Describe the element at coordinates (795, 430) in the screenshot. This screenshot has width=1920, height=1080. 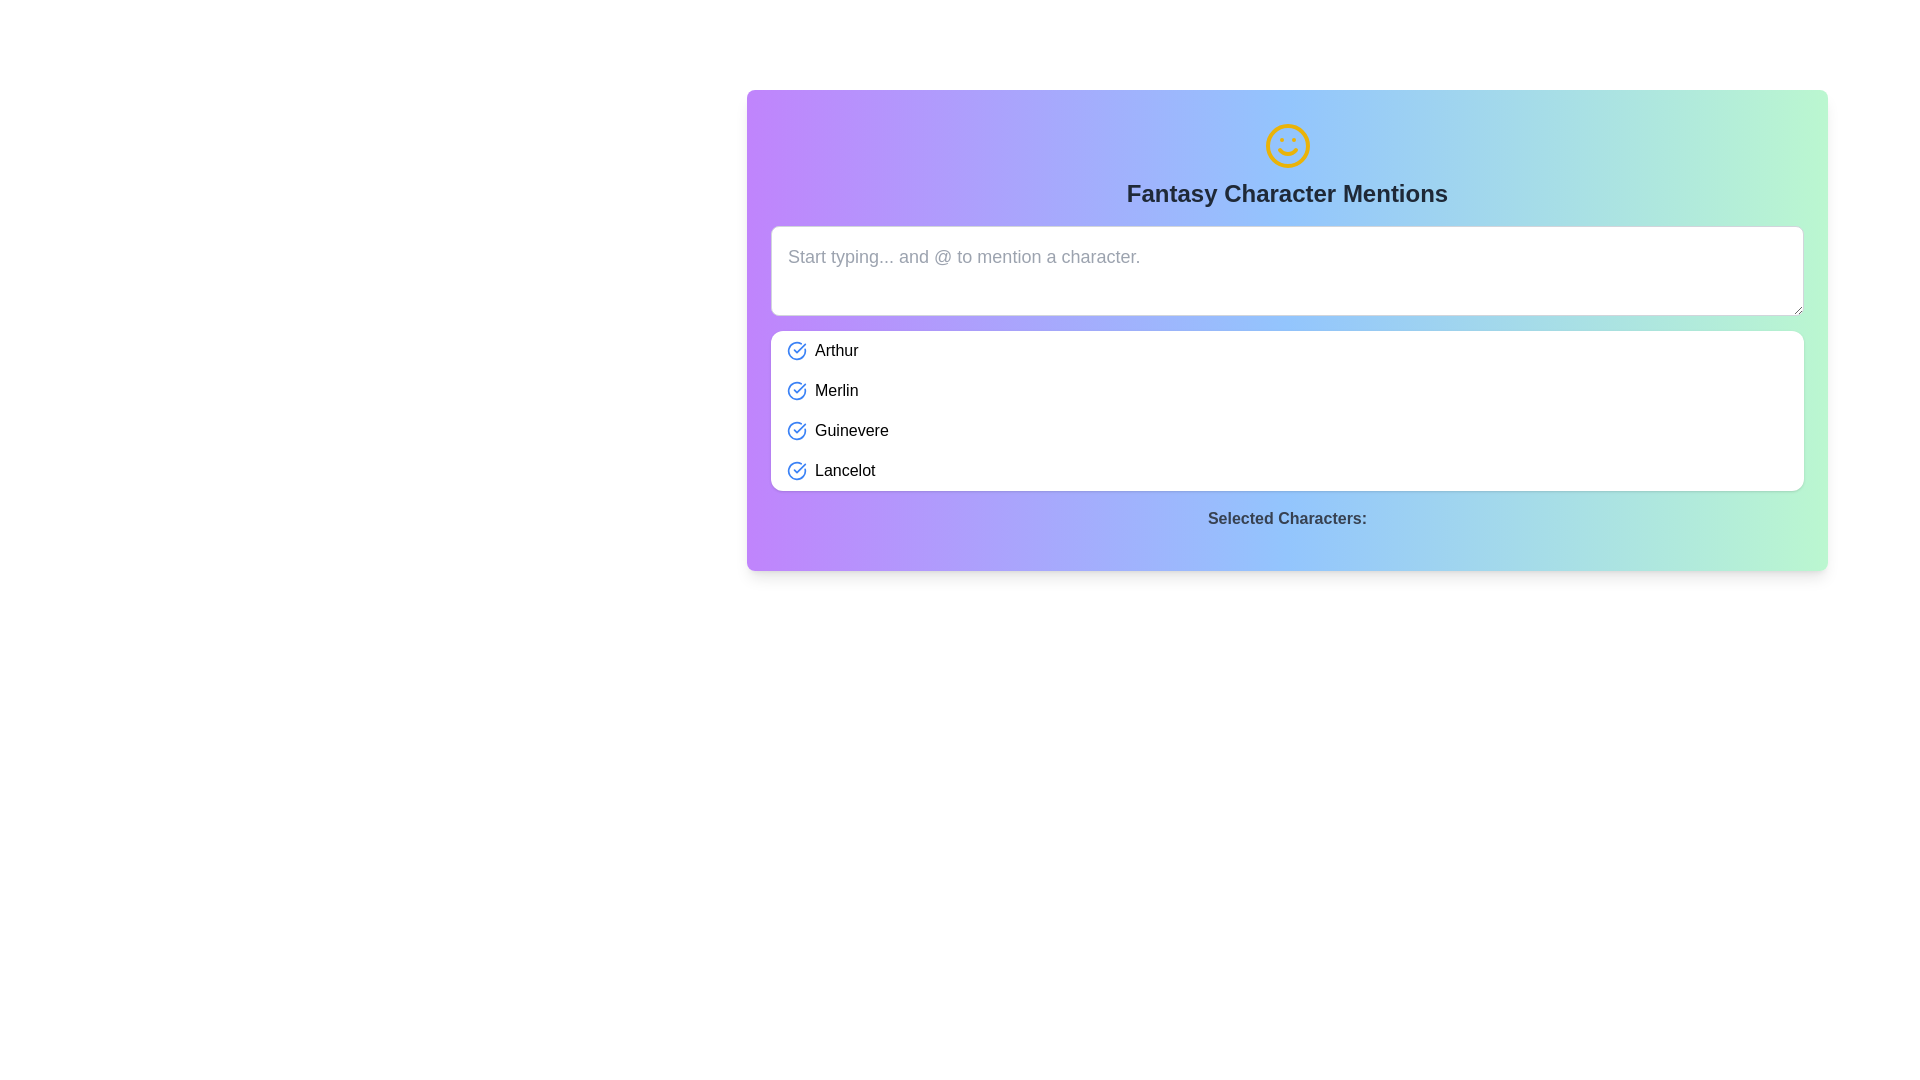
I see `the circular checkmark icon with a blue hue located to the left of the label 'Guinevere'` at that location.